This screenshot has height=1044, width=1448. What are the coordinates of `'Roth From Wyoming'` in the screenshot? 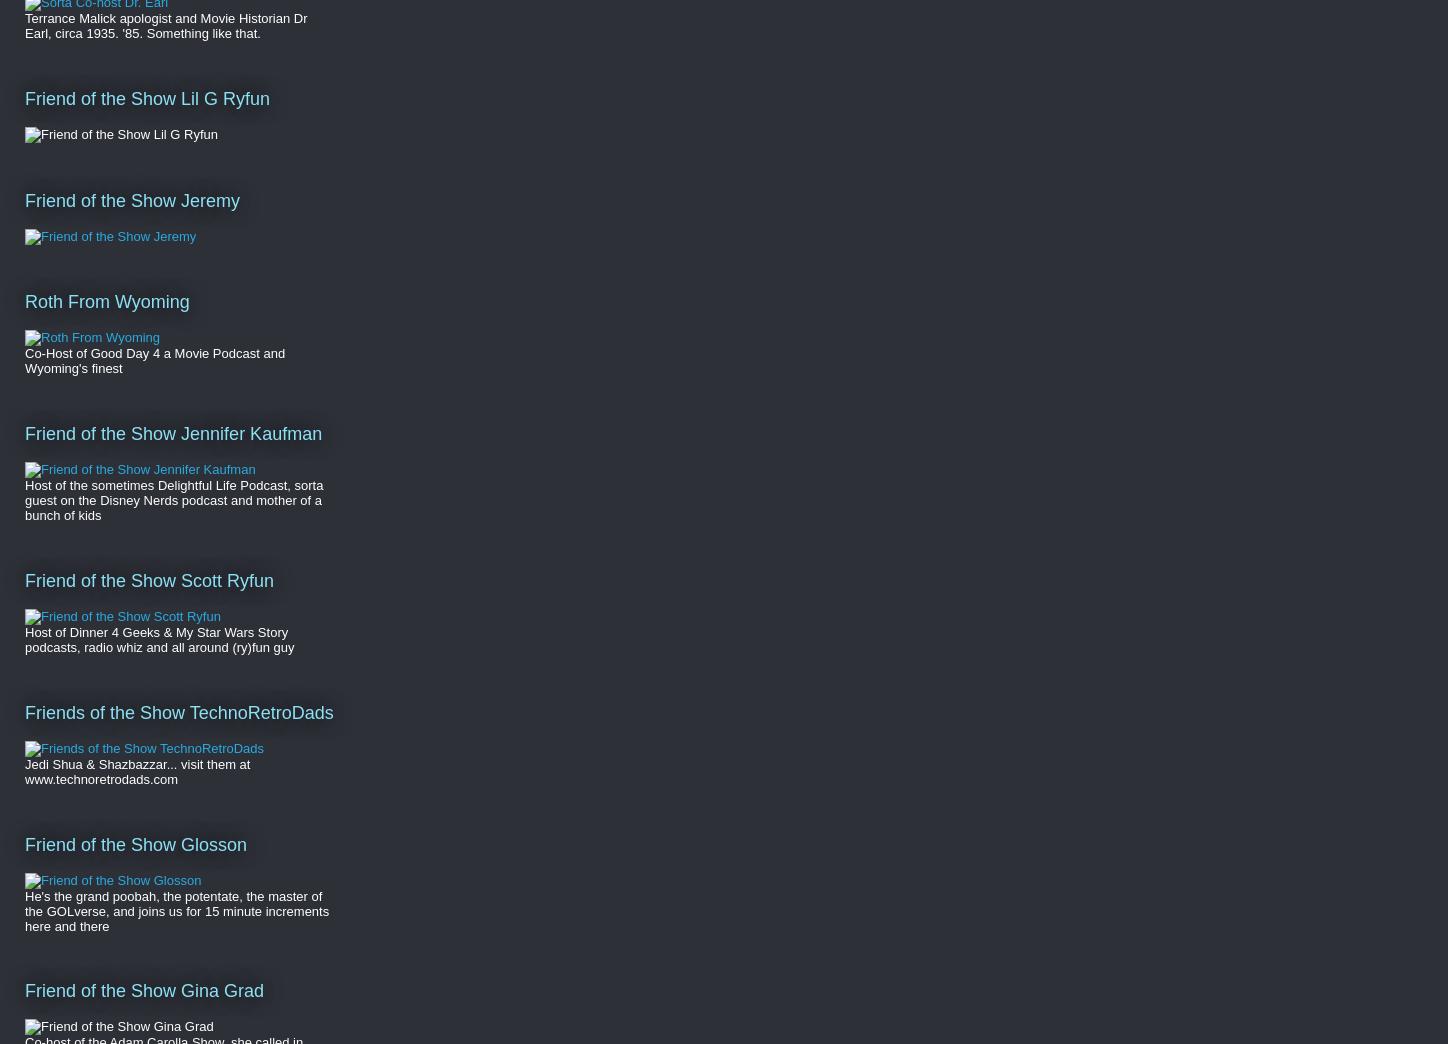 It's located at (106, 301).